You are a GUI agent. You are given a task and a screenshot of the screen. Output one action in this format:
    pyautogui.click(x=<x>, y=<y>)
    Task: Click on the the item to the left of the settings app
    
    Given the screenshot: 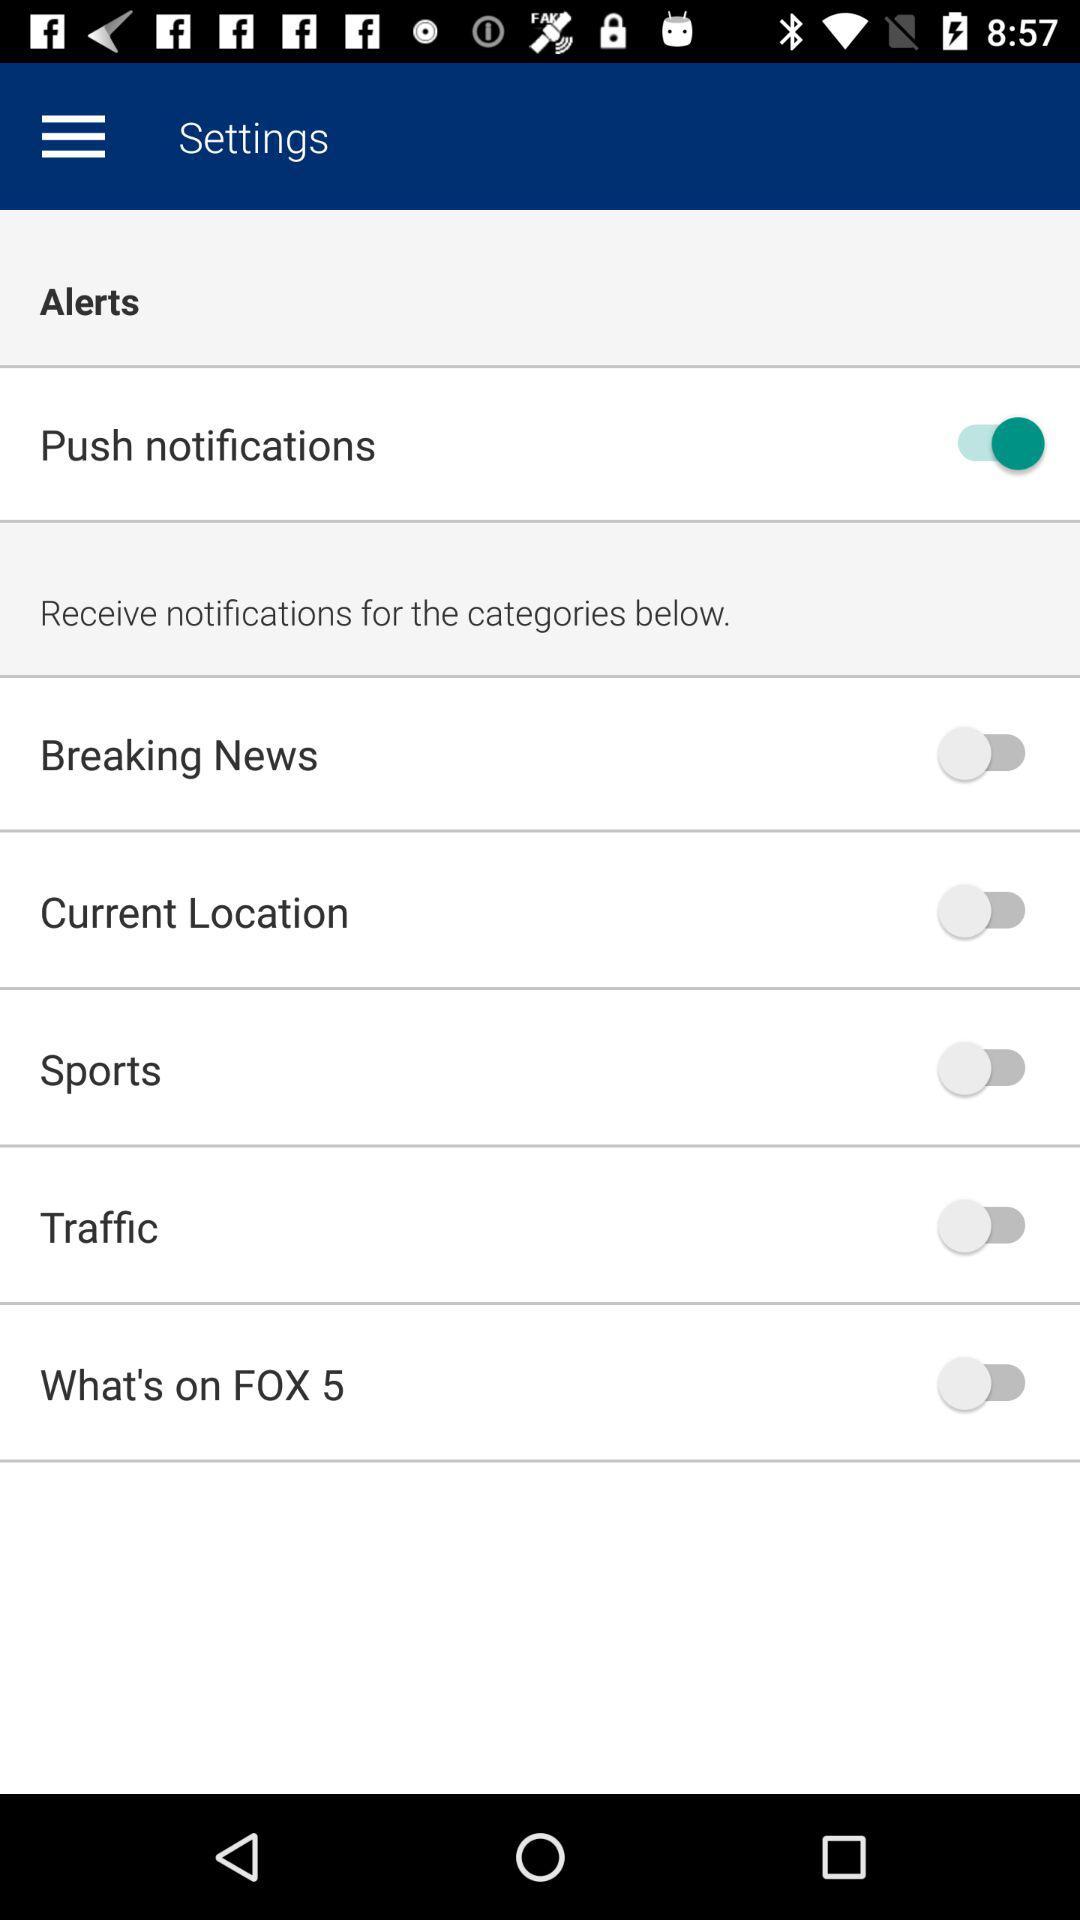 What is the action you would take?
    pyautogui.click(x=72, y=135)
    